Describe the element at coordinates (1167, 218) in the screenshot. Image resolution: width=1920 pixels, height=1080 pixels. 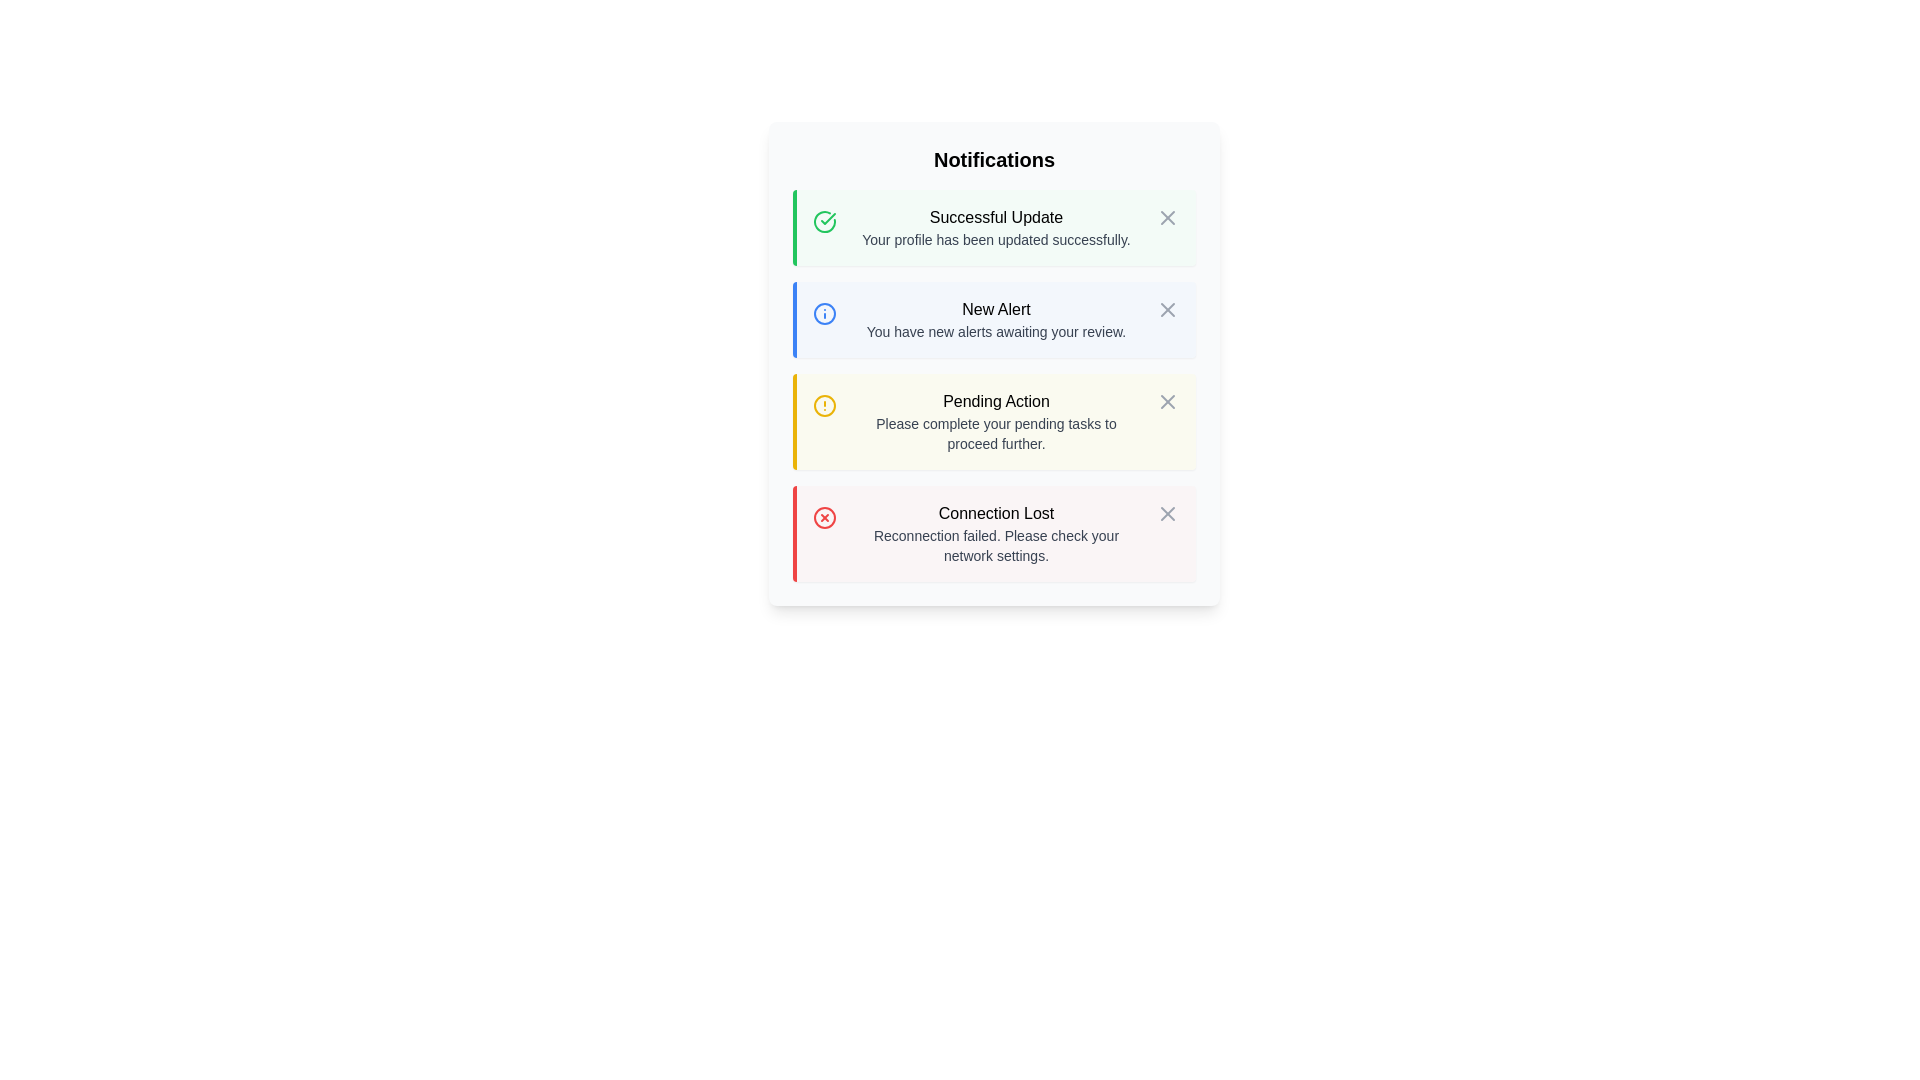
I see `the close button on the 'Successful Update' notification panel` at that location.